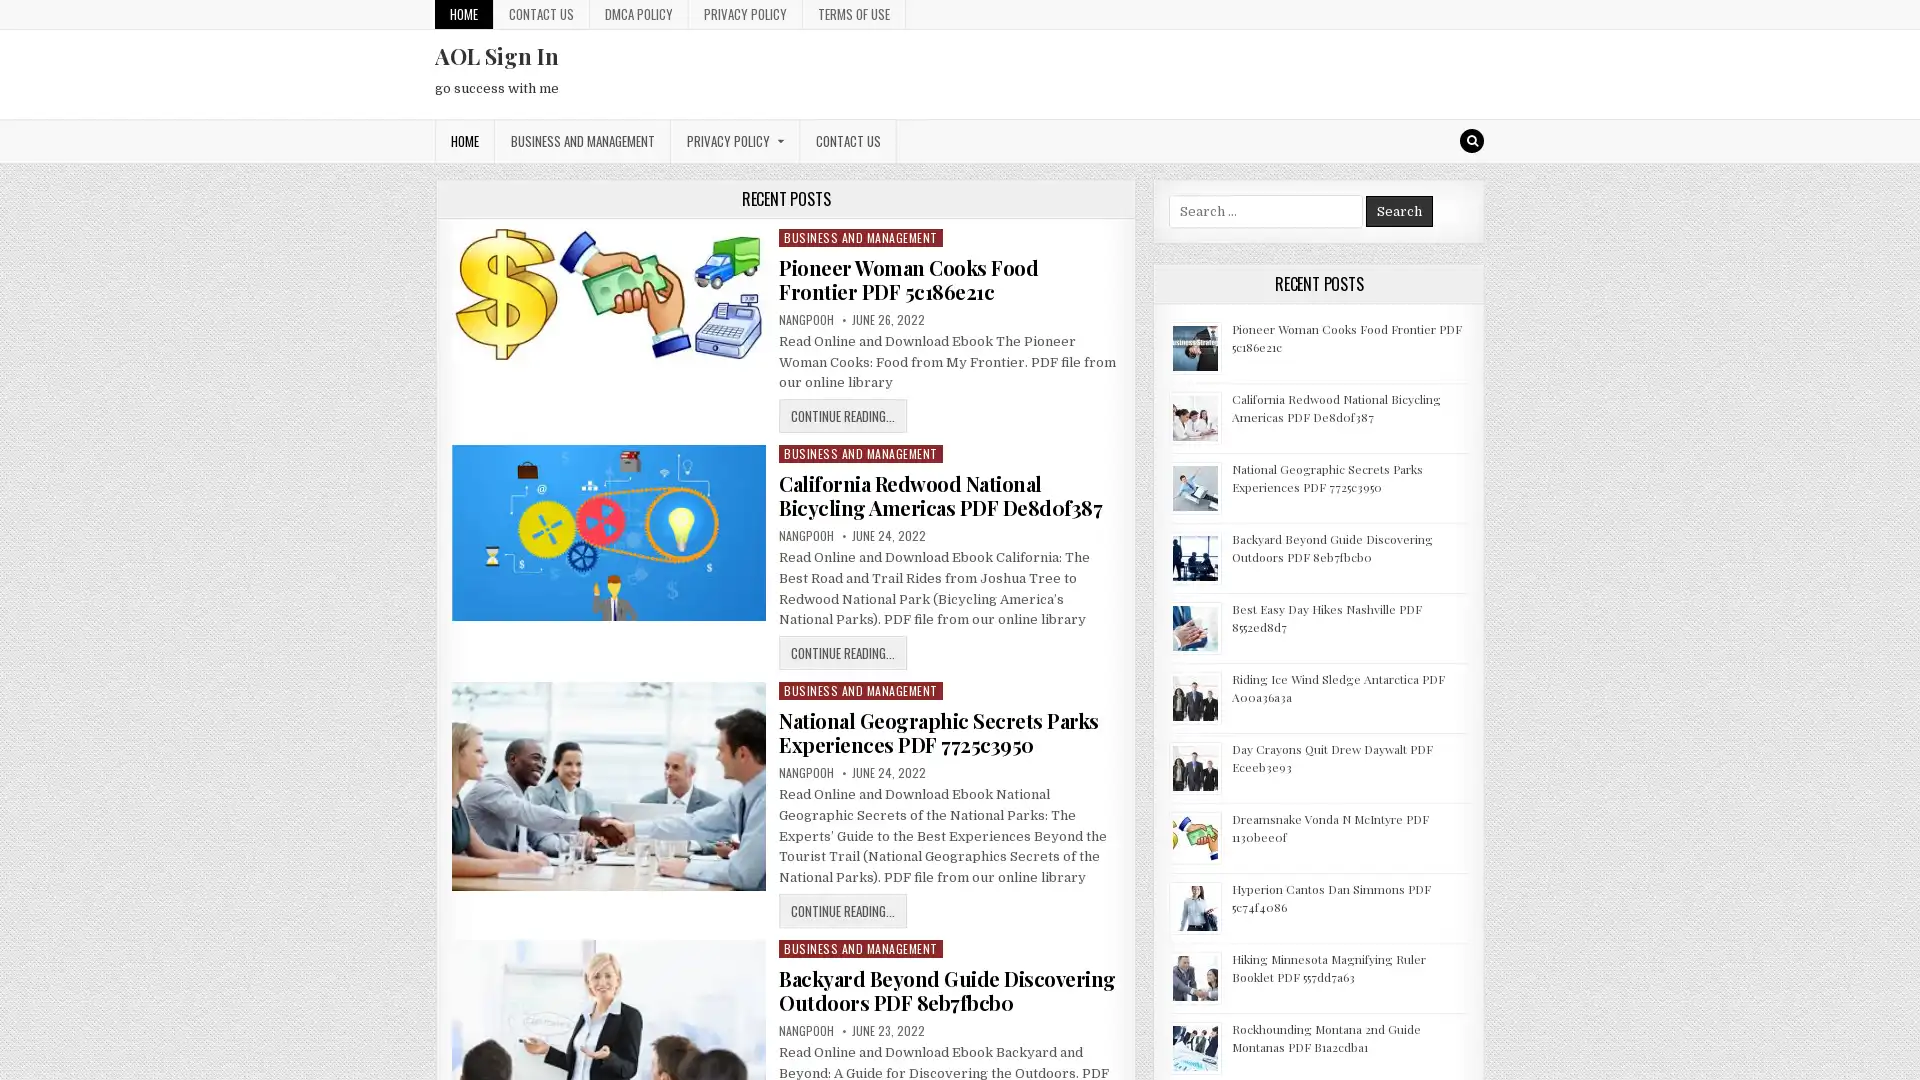 The width and height of the screenshot is (1920, 1080). What do you see at coordinates (1398, 211) in the screenshot?
I see `Search` at bounding box center [1398, 211].